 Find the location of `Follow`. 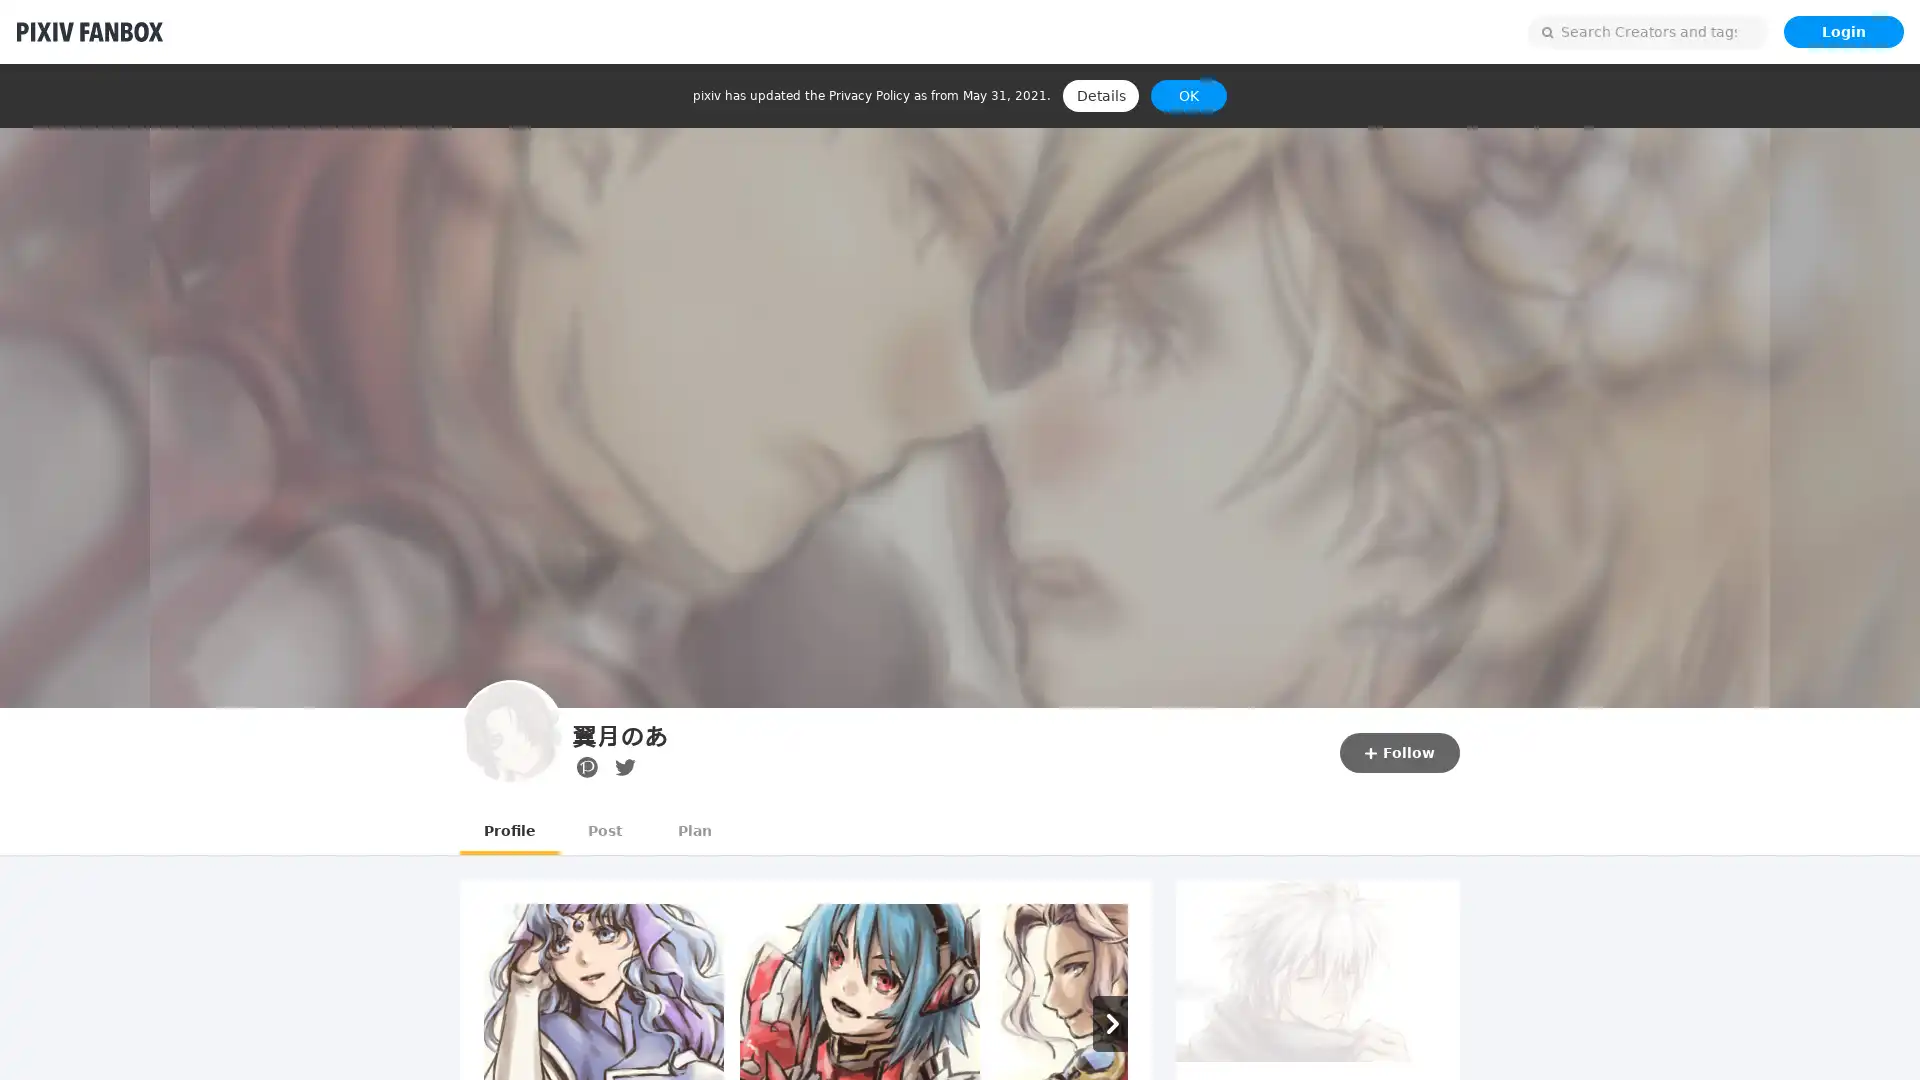

Follow is located at coordinates (1399, 752).